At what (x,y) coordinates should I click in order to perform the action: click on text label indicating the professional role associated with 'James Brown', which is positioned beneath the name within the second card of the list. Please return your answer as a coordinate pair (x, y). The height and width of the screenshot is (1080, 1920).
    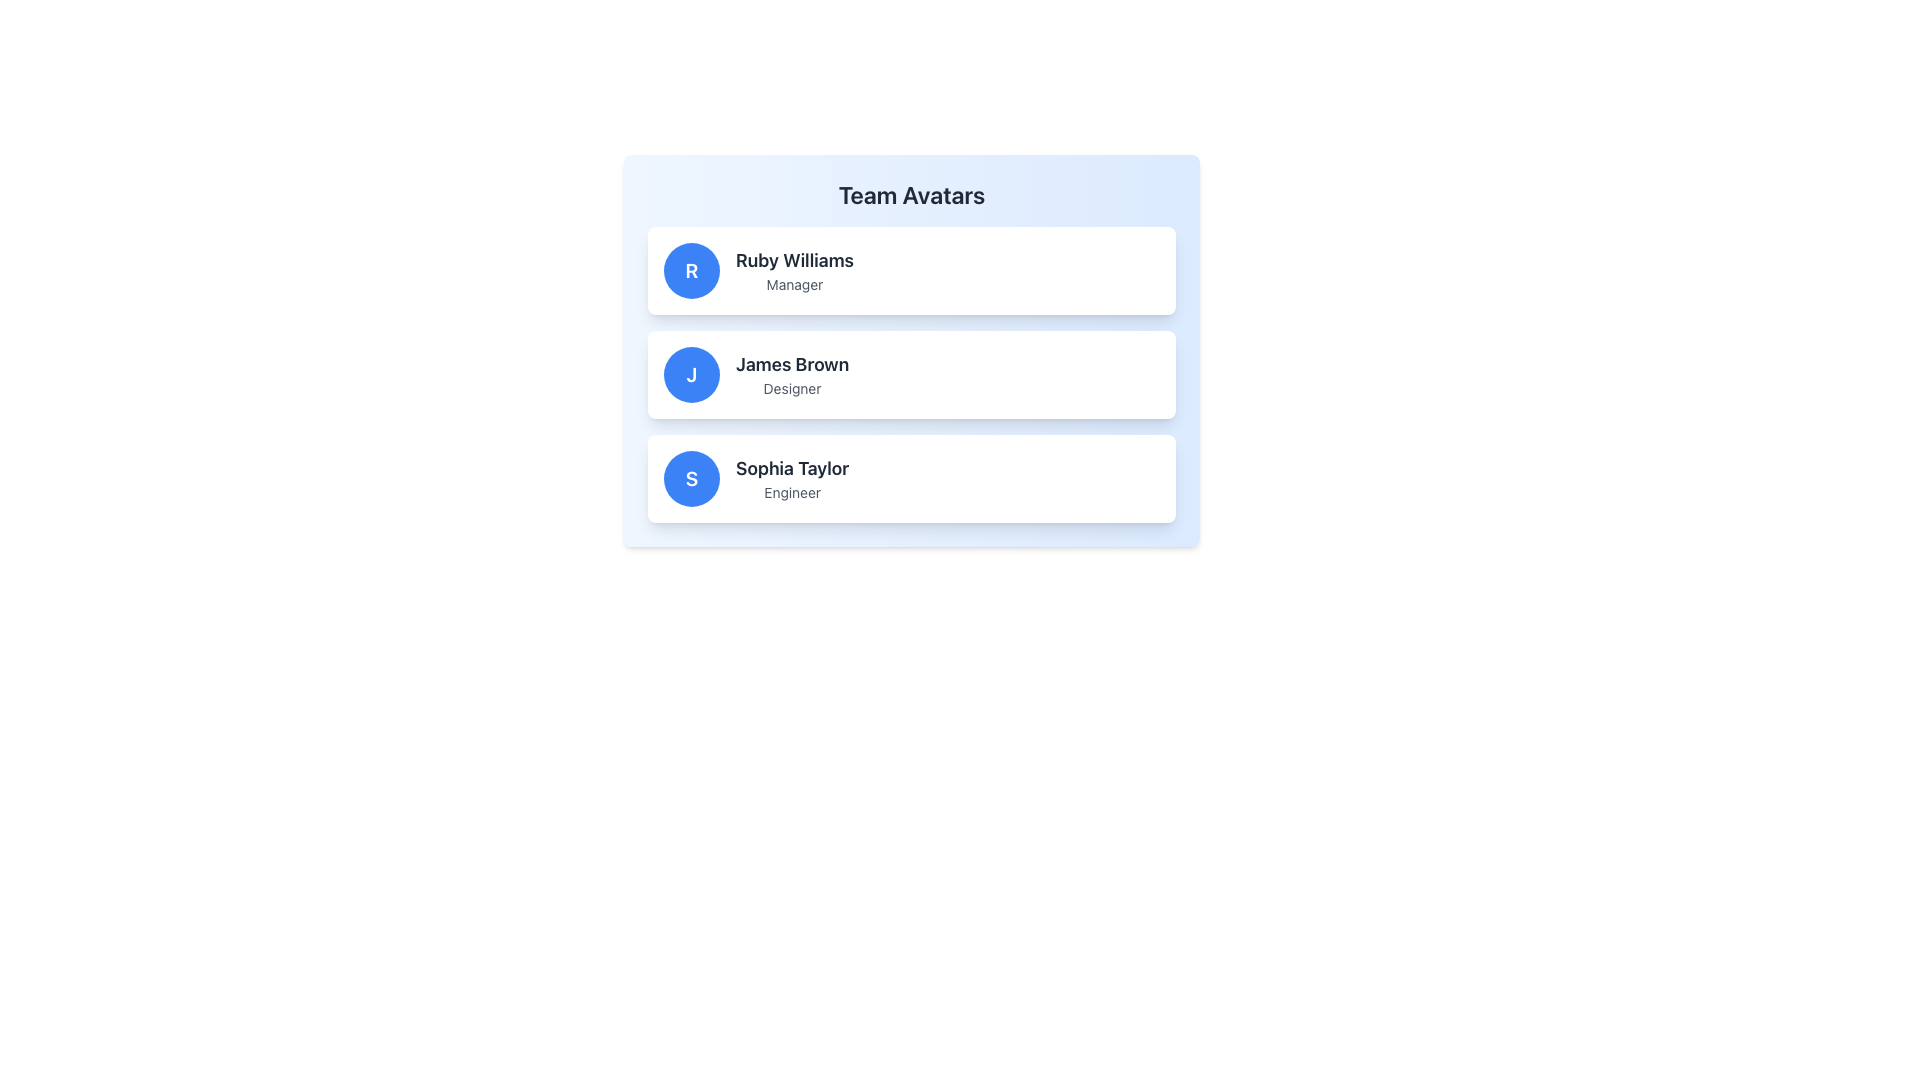
    Looking at the image, I should click on (791, 389).